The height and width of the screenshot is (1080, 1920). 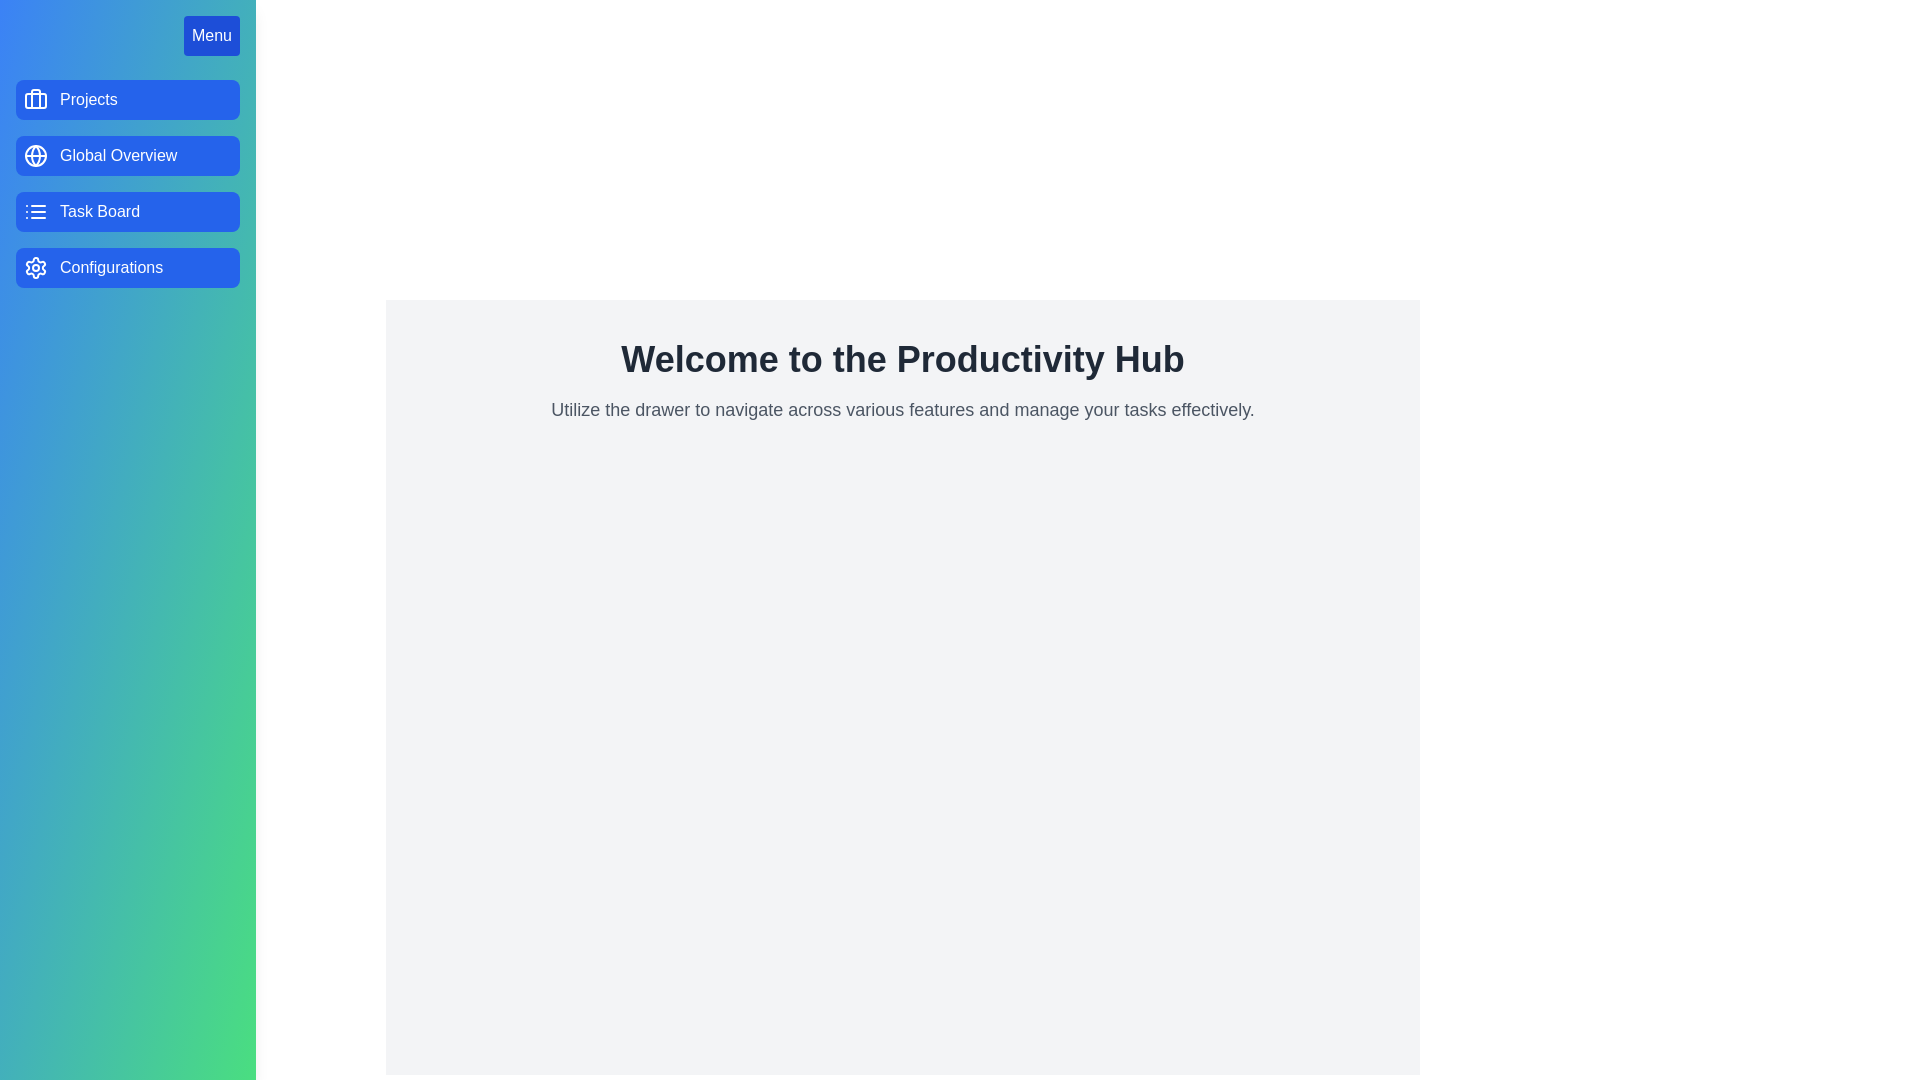 What do you see at coordinates (127, 212) in the screenshot?
I see `the menu option Task Board in the drawer` at bounding box center [127, 212].